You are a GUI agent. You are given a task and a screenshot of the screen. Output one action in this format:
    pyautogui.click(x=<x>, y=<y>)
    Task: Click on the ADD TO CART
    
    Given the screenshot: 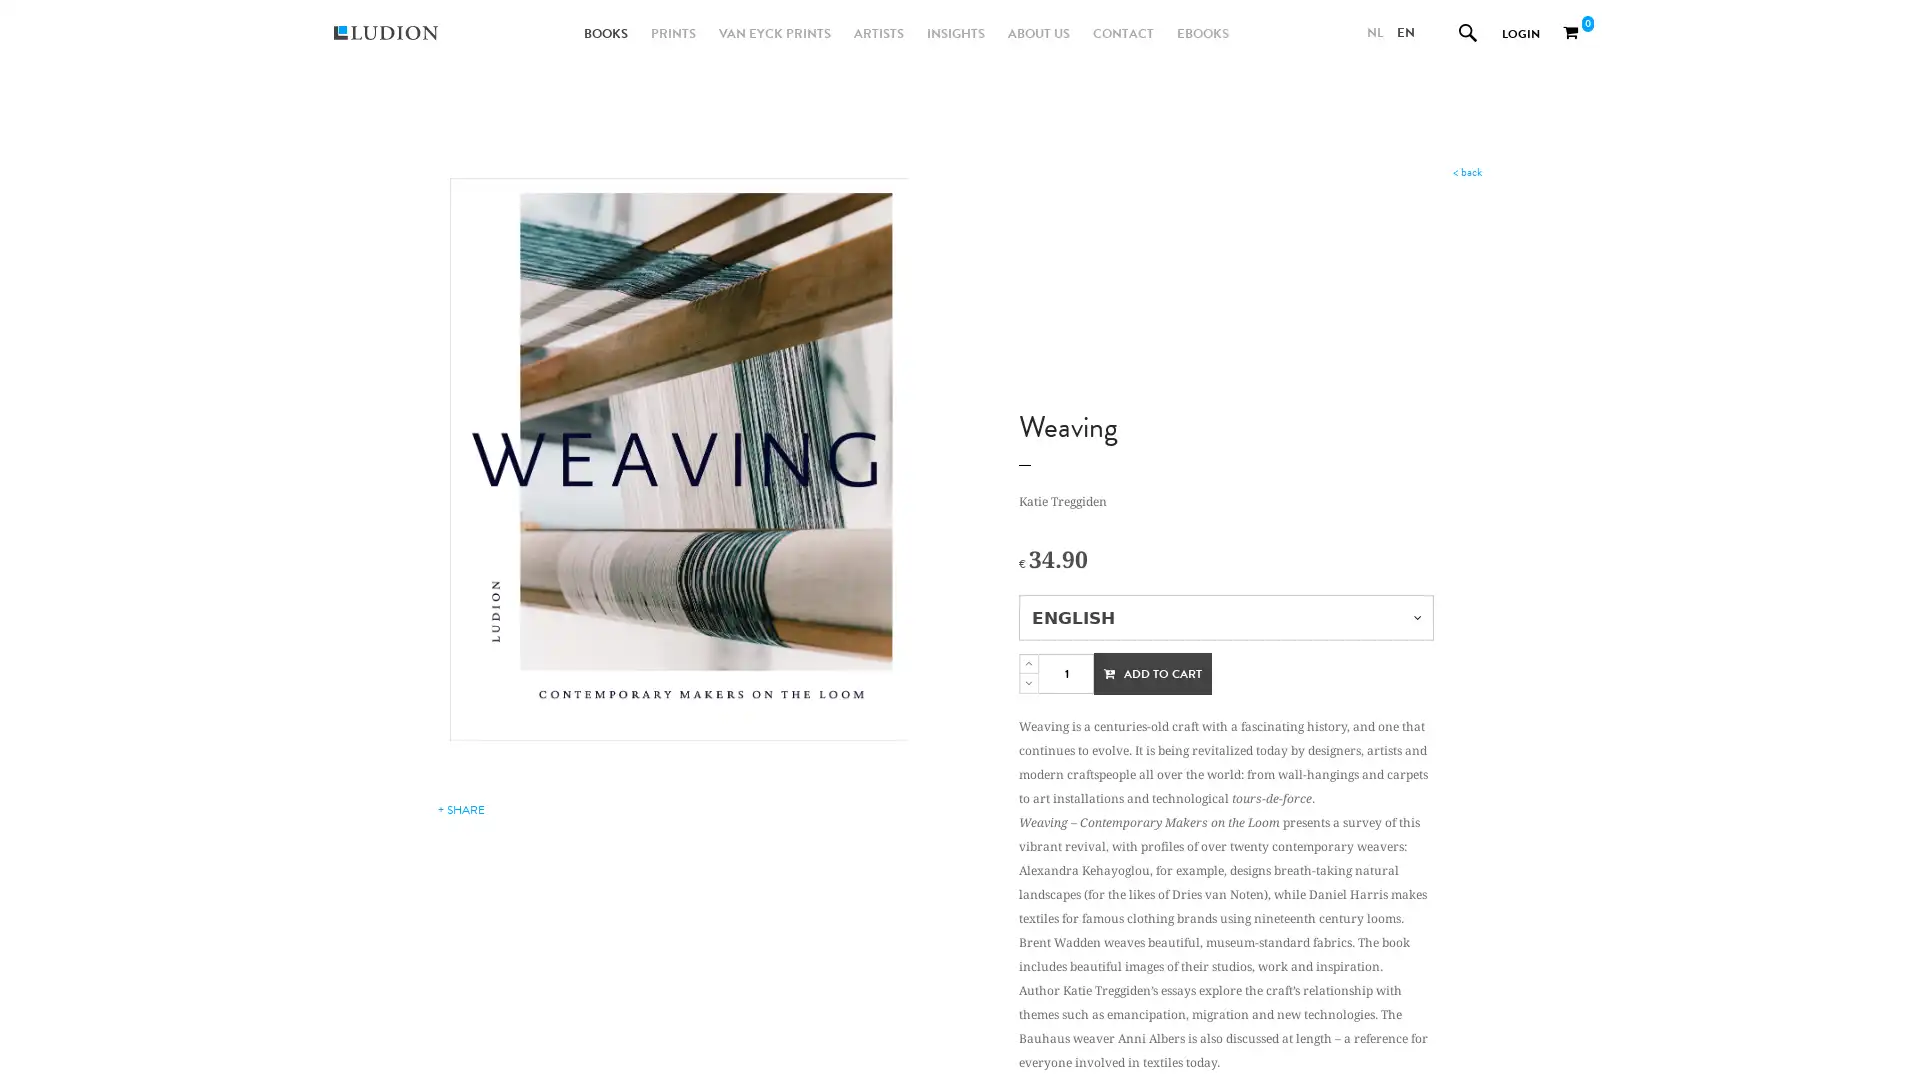 What is the action you would take?
    pyautogui.click(x=1152, y=674)
    